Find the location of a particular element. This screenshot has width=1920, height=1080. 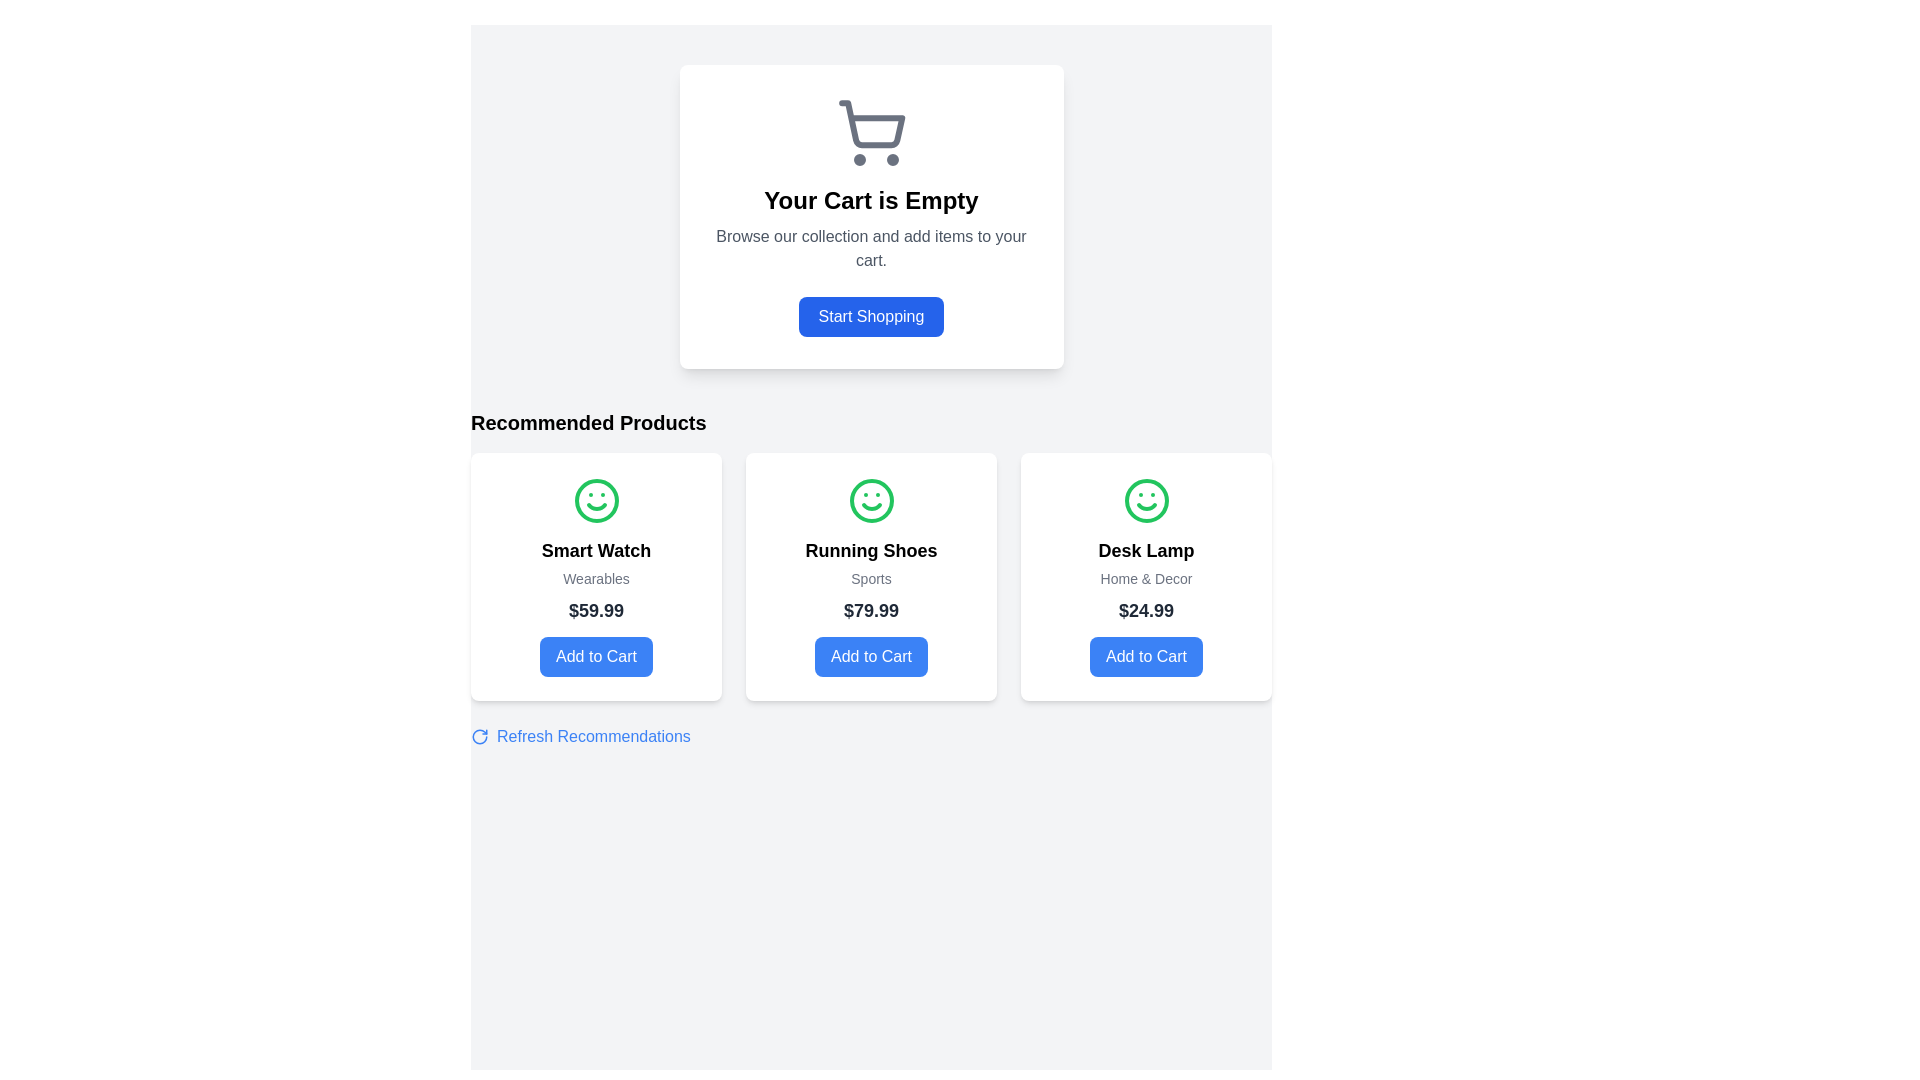

text label that says 'Browse our collection and add items to your cart.' which is located below the 'Your Cart is Empty' title and above the 'Start Shopping' button is located at coordinates (871, 248).